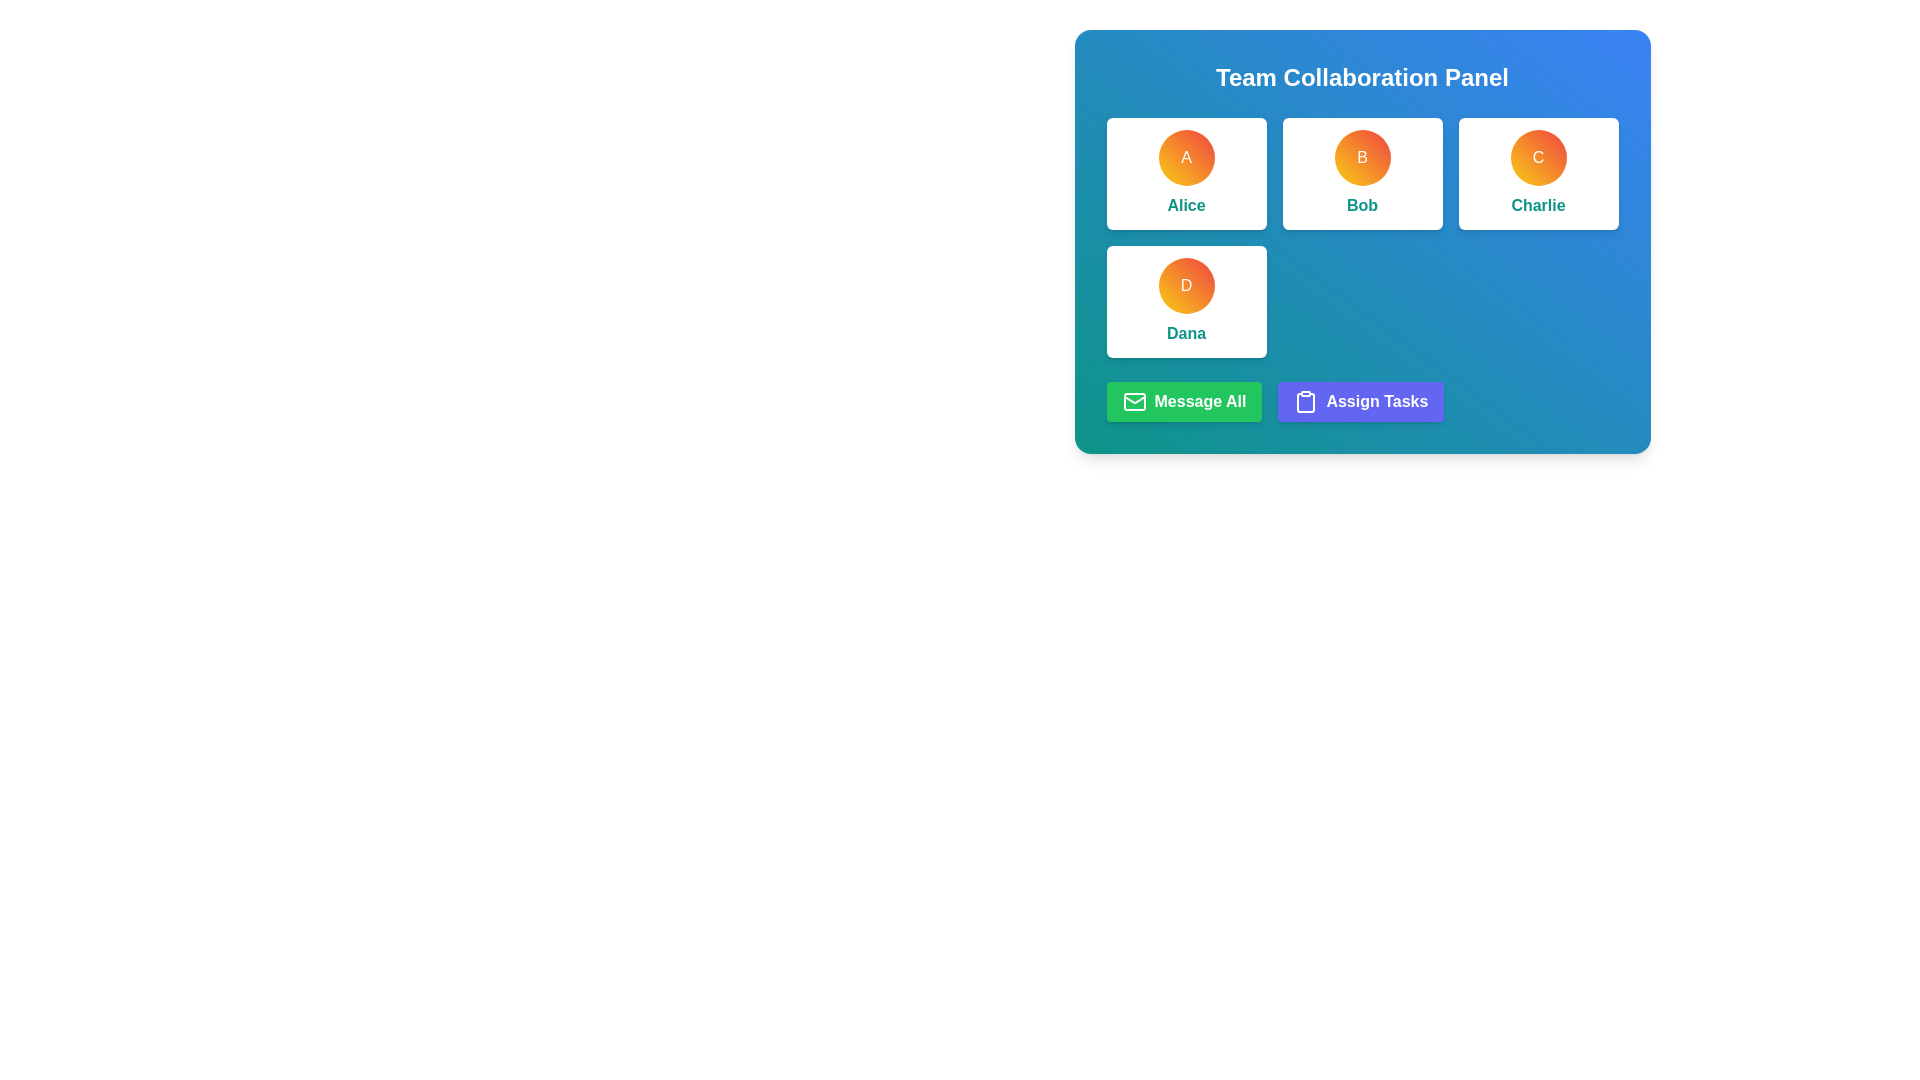  I want to click on the static text element displaying the name 'Alice', which is located in the top left card of a grid layout within a blue panel, centered below the circular element featuring the letter 'A', so click(1186, 205).